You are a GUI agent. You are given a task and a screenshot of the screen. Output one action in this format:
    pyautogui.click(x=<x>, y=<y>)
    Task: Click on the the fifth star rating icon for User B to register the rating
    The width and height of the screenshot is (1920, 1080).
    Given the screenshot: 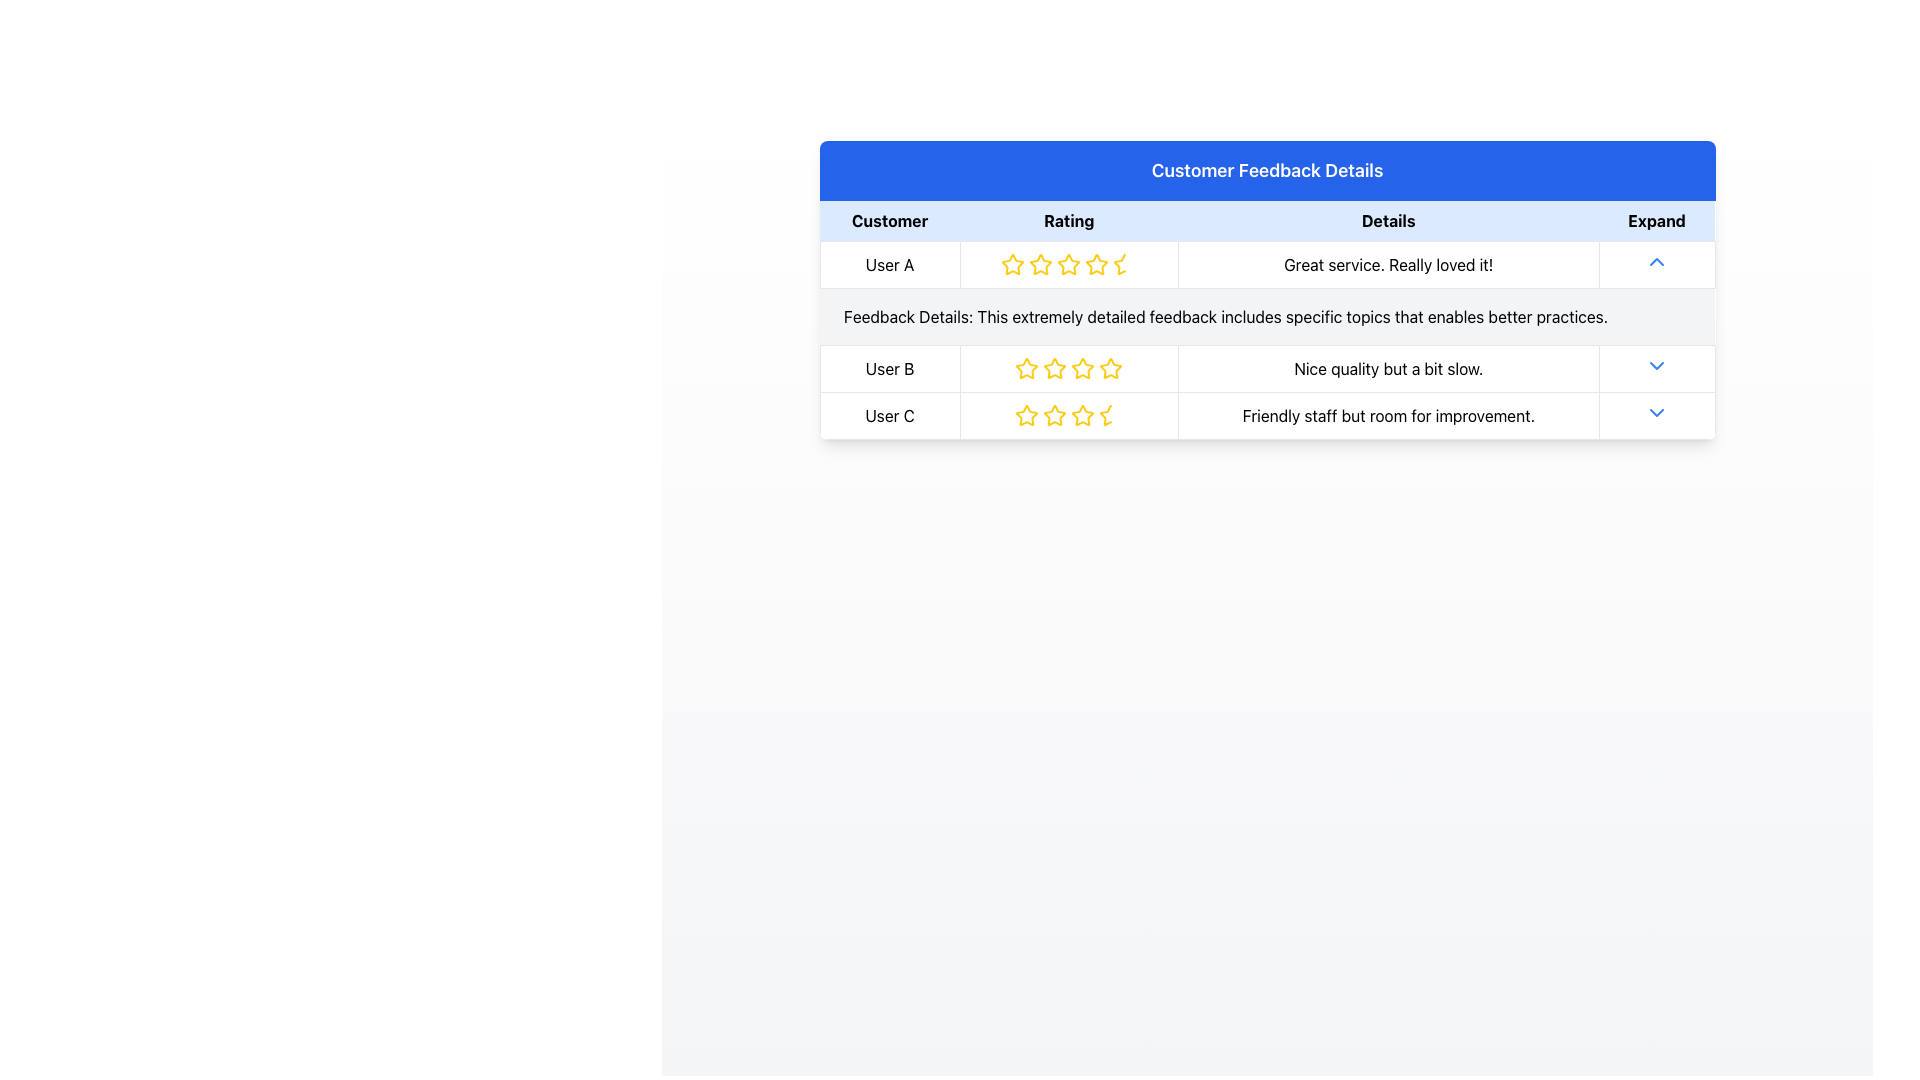 What is the action you would take?
    pyautogui.click(x=1110, y=369)
    